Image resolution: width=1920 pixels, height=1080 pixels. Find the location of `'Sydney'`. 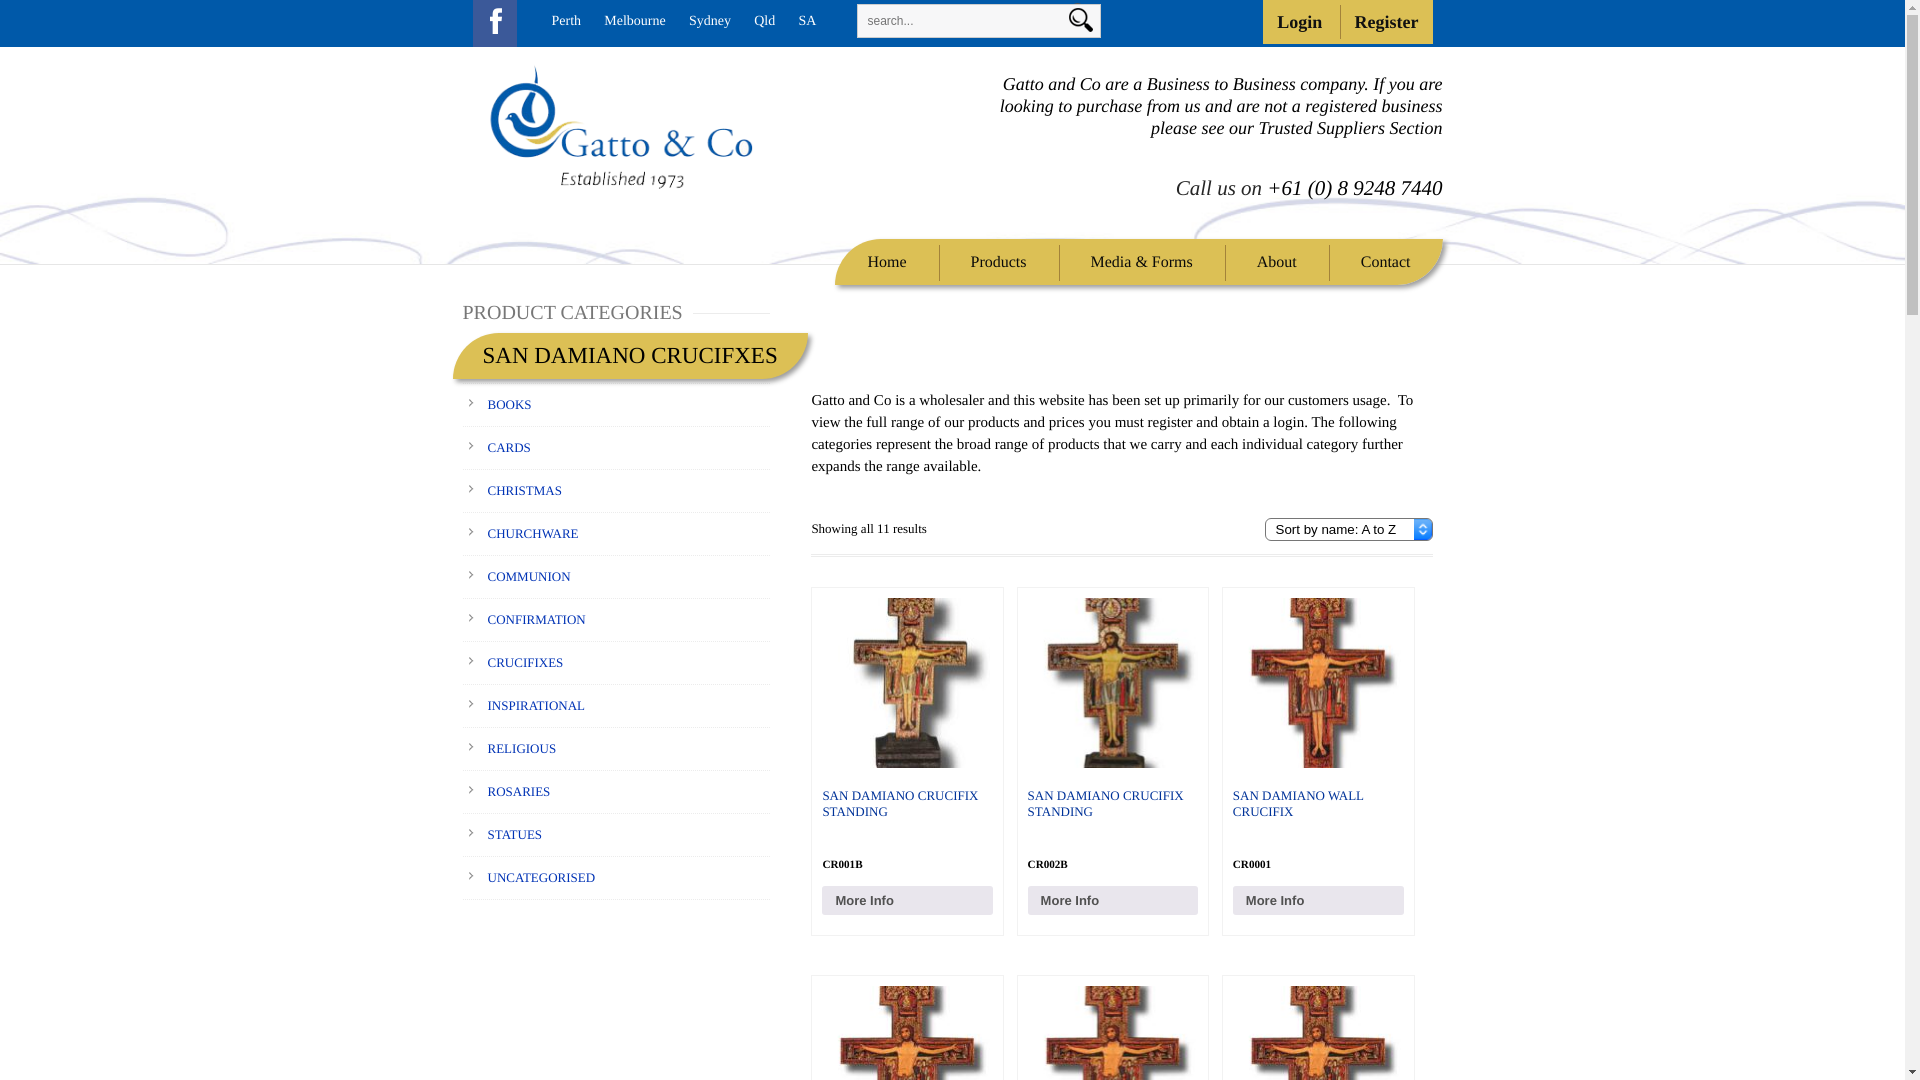

'Sydney' is located at coordinates (710, 21).